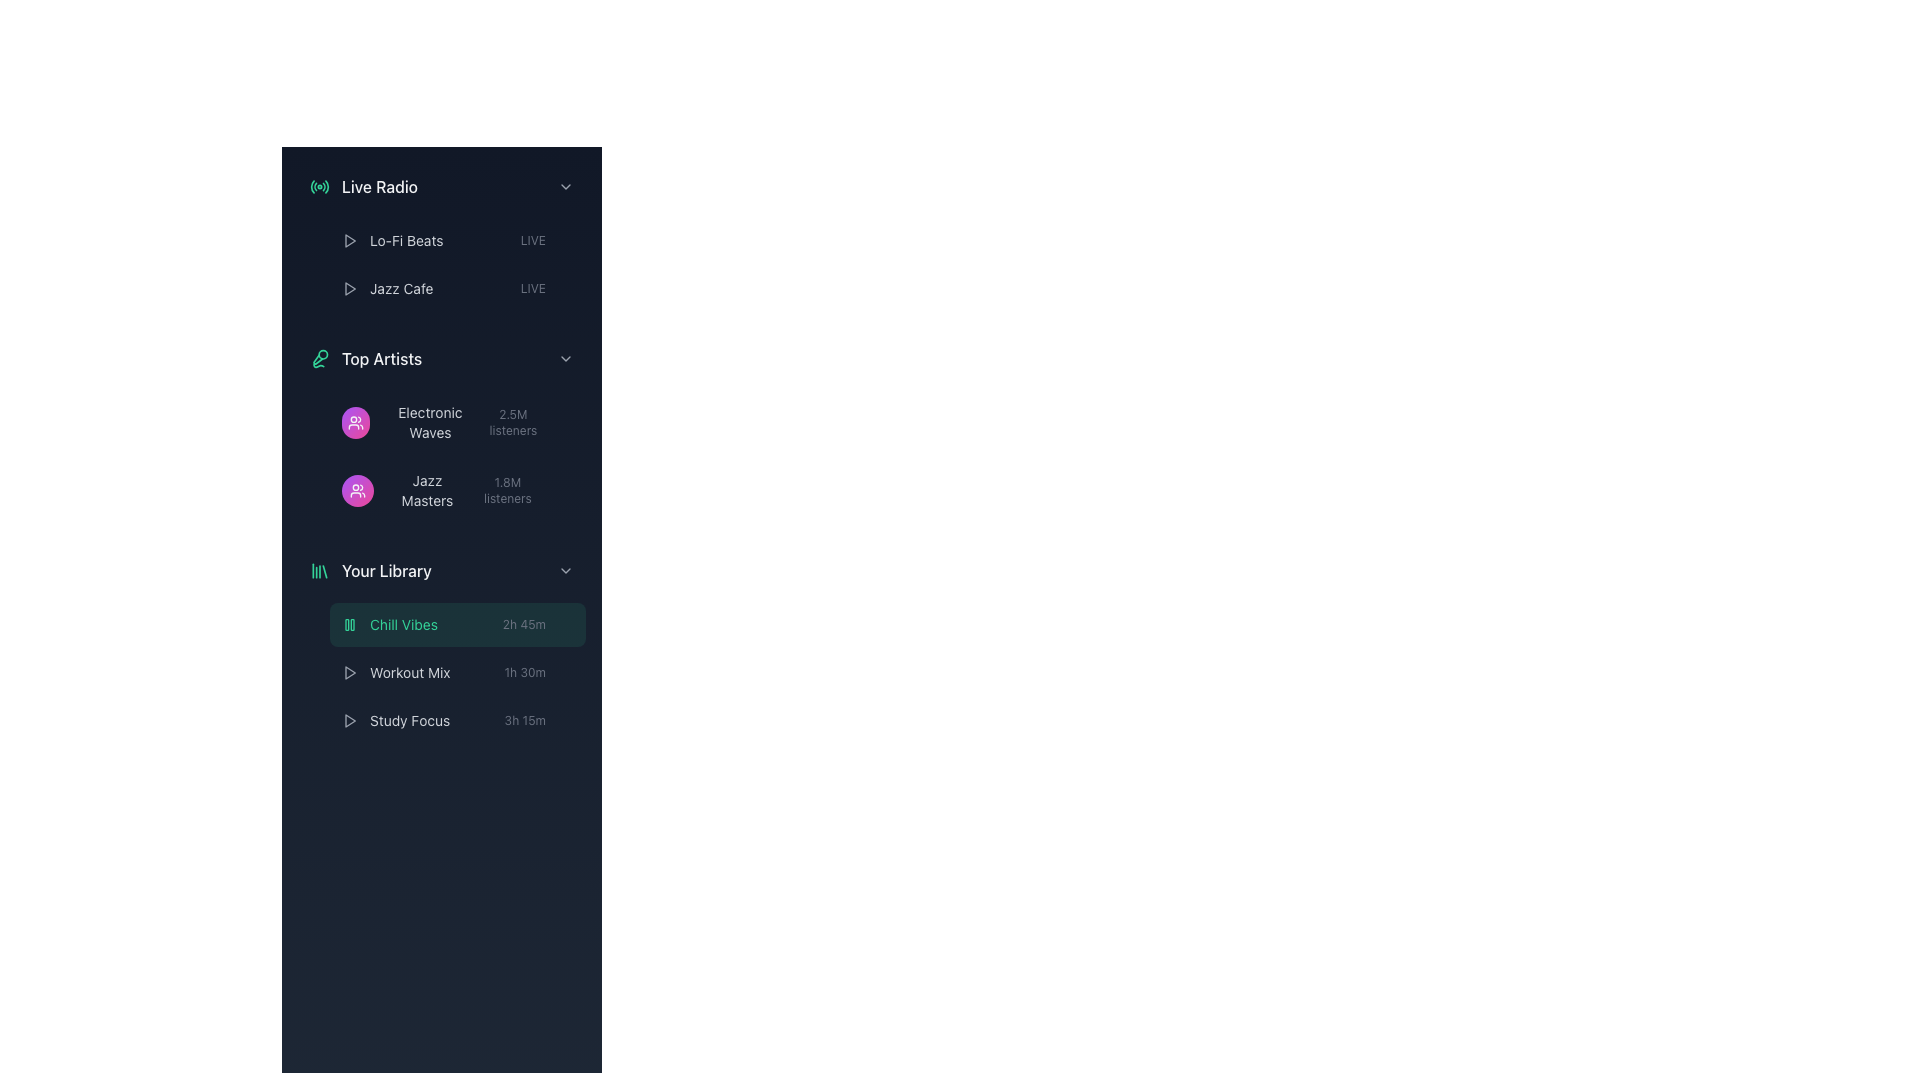  What do you see at coordinates (507, 490) in the screenshot?
I see `the text label displaying '1.8M listeners' located in the 'Top Artists' section, aligned to the right side of the 'Jazz Masters' row` at bounding box center [507, 490].